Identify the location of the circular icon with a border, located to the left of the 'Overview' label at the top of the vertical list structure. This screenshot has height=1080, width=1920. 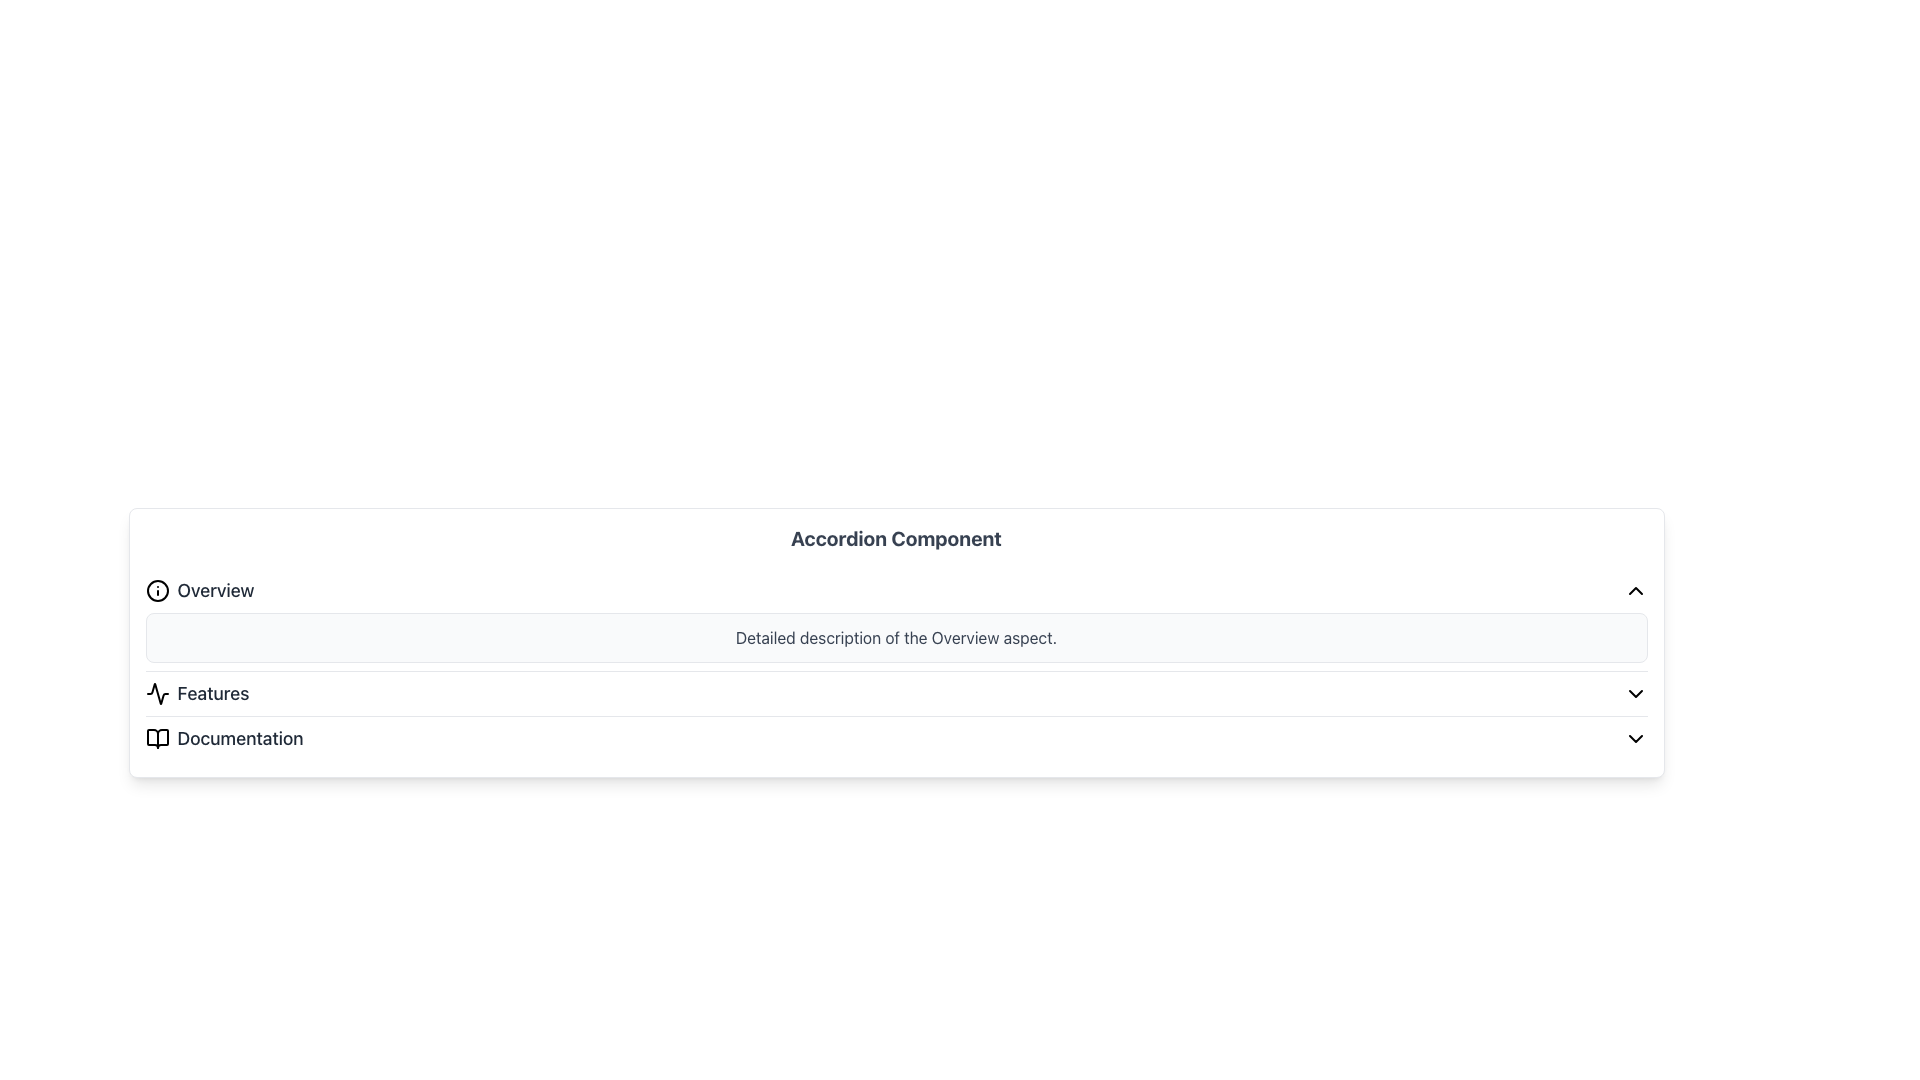
(156, 589).